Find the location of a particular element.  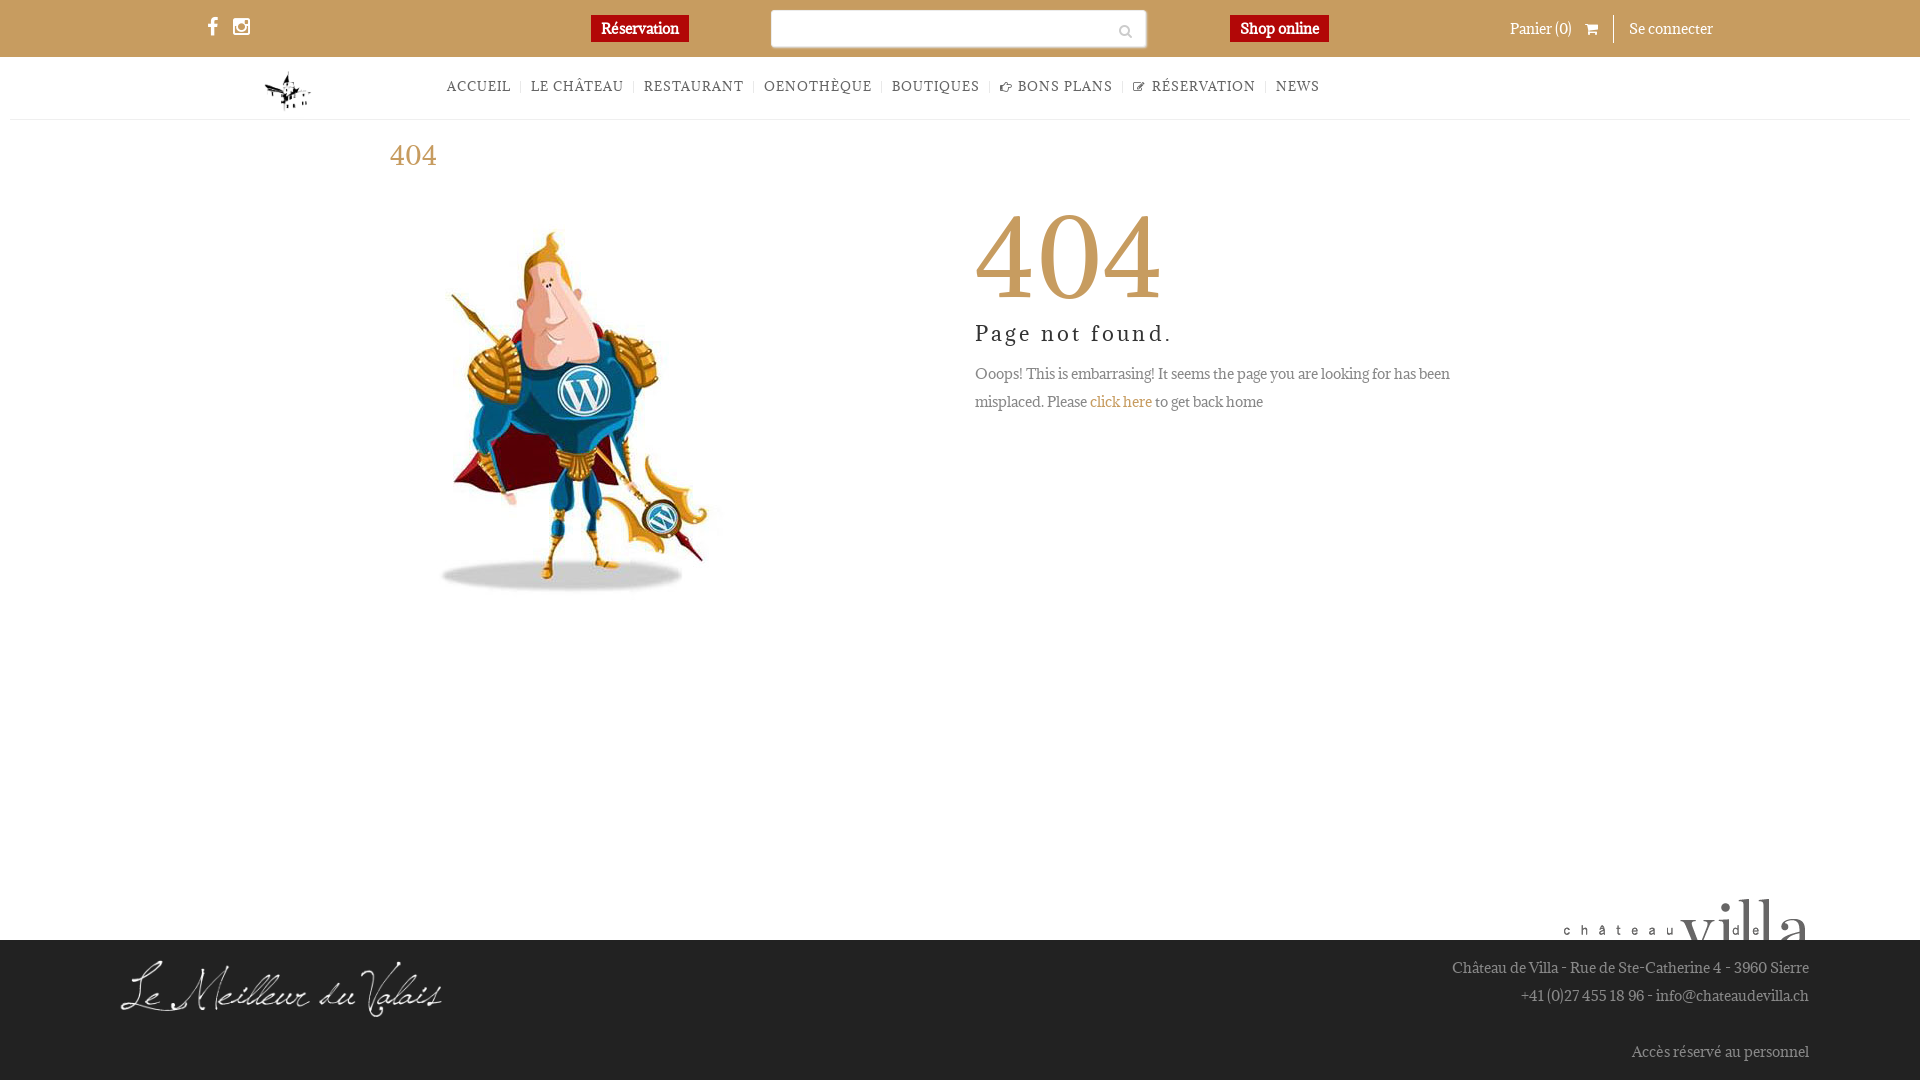

'You are here: Home' is located at coordinates (1403, 161).